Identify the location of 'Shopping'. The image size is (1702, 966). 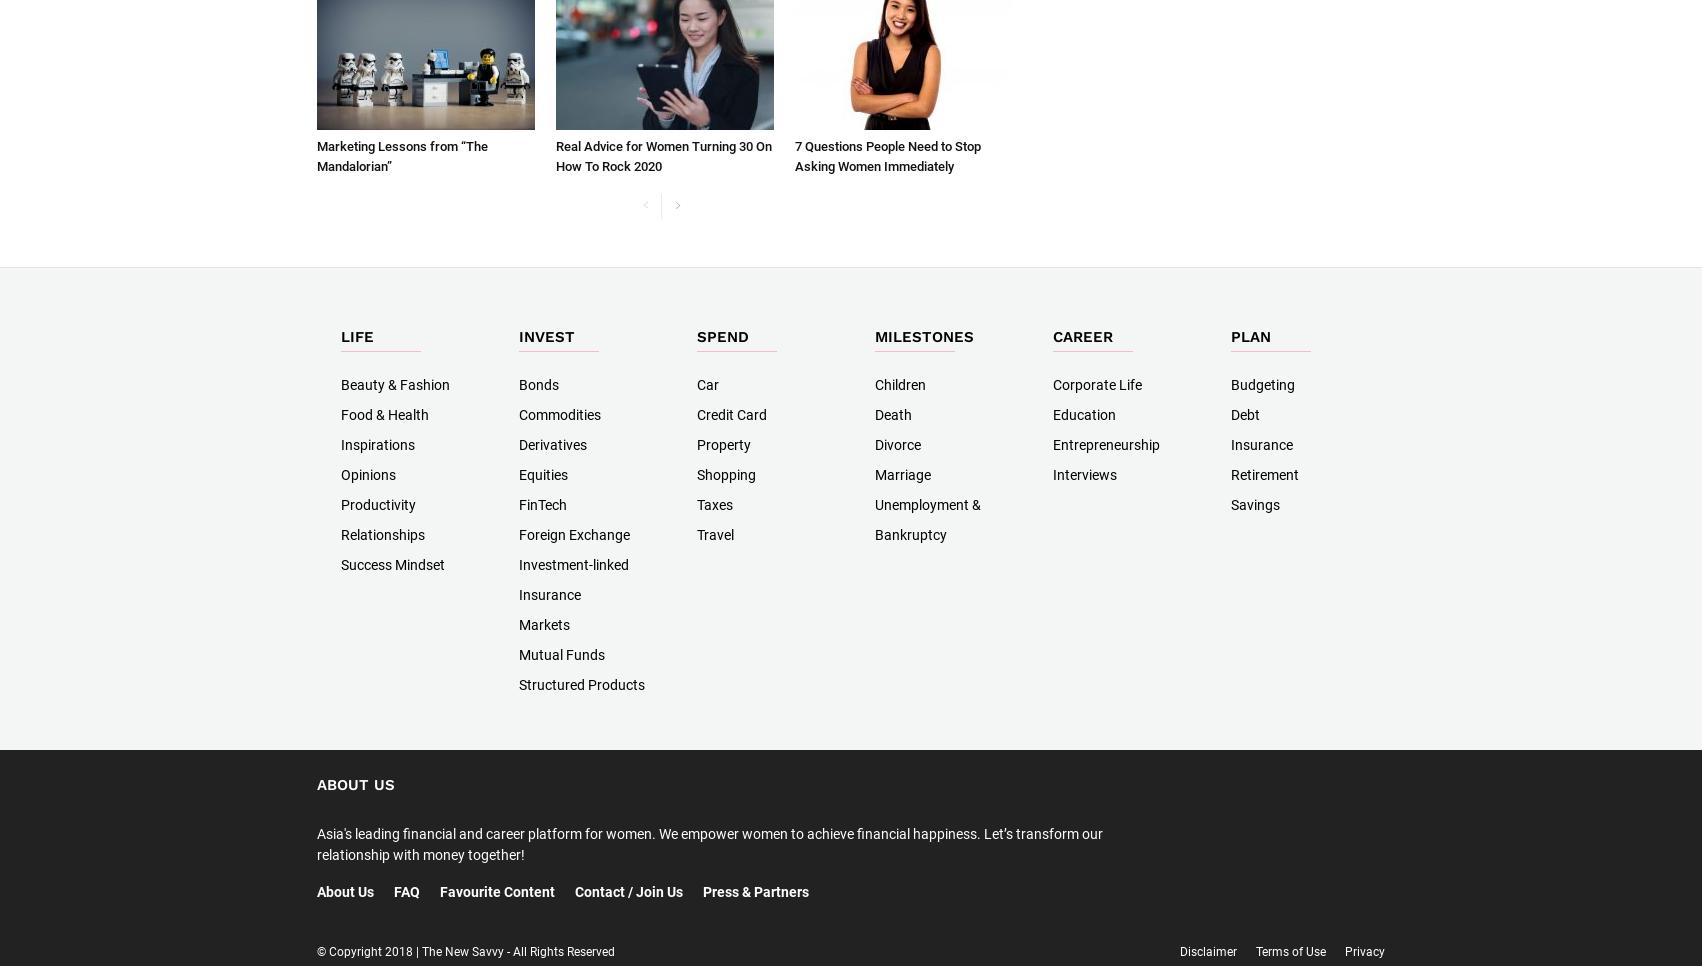
(725, 474).